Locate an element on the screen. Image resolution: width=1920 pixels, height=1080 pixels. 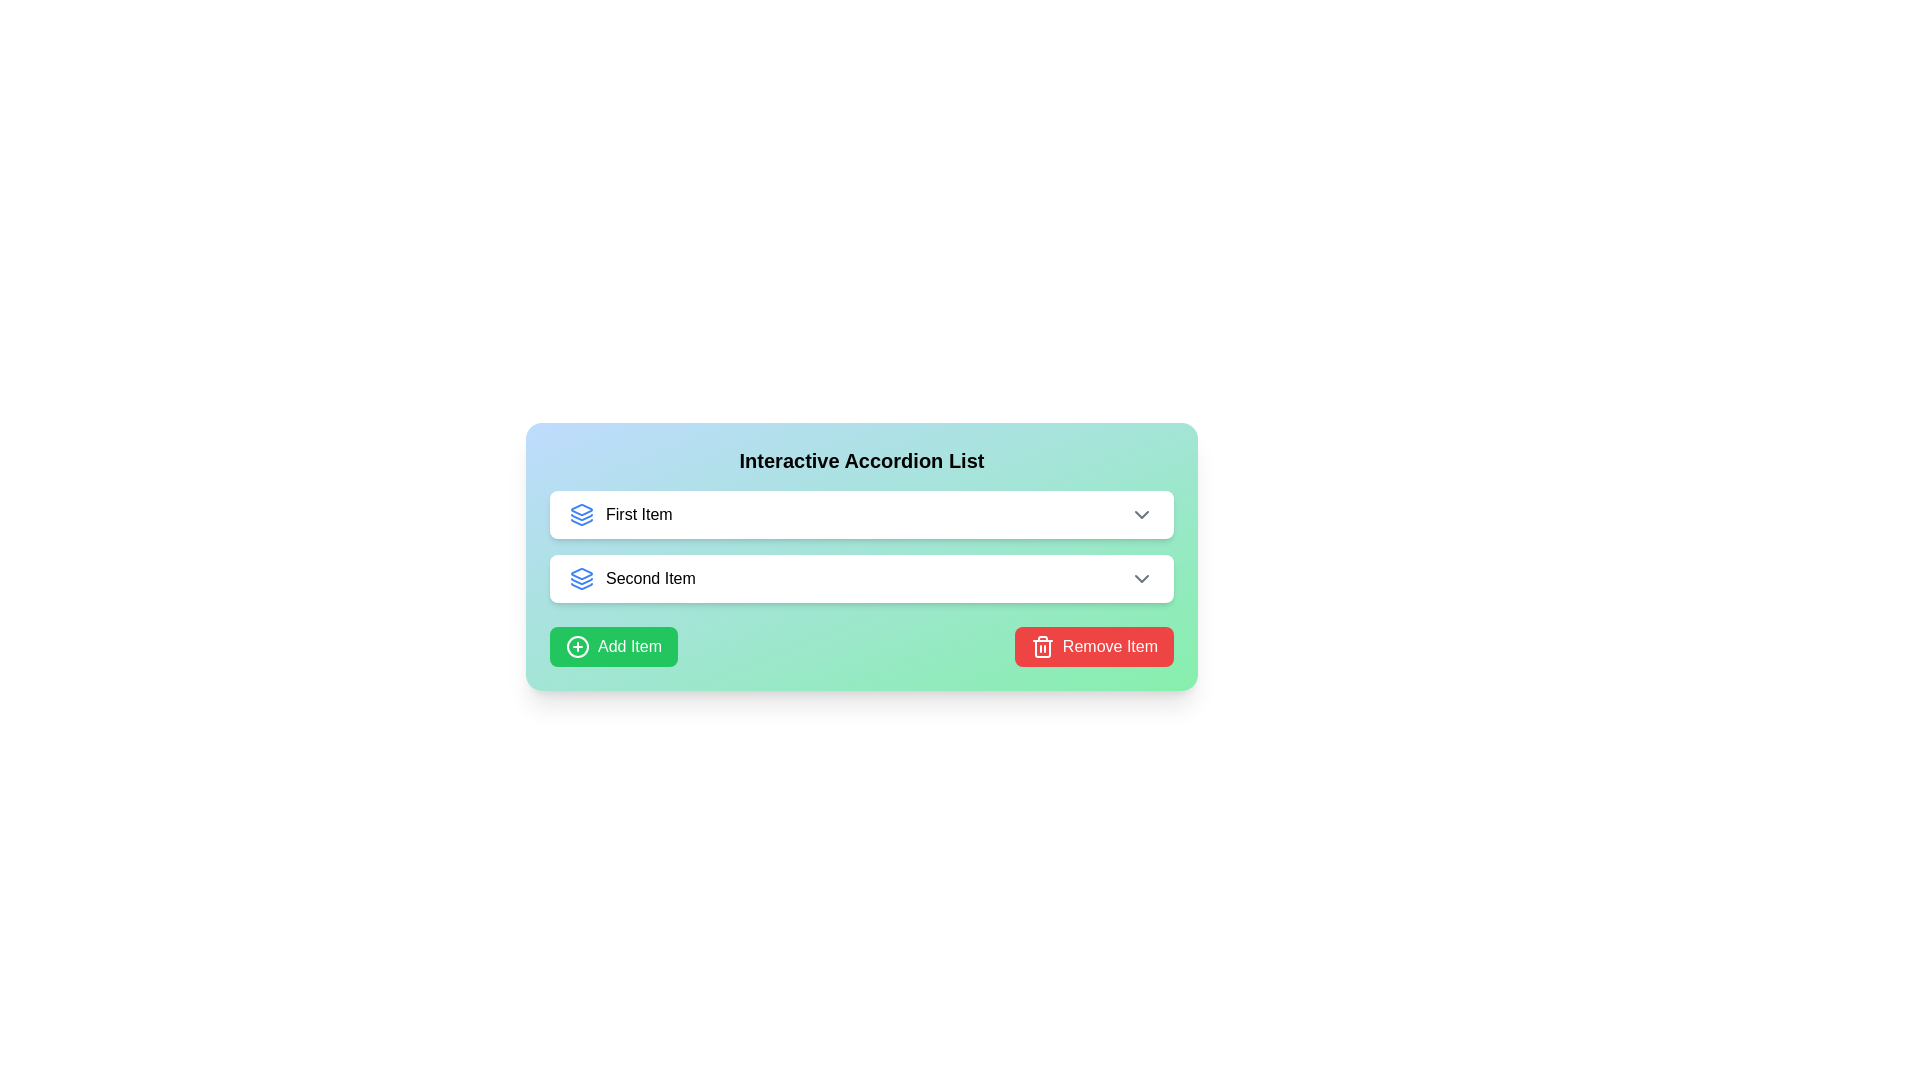
the 'Remove Item' button to remove an item from the list is located at coordinates (1093, 647).